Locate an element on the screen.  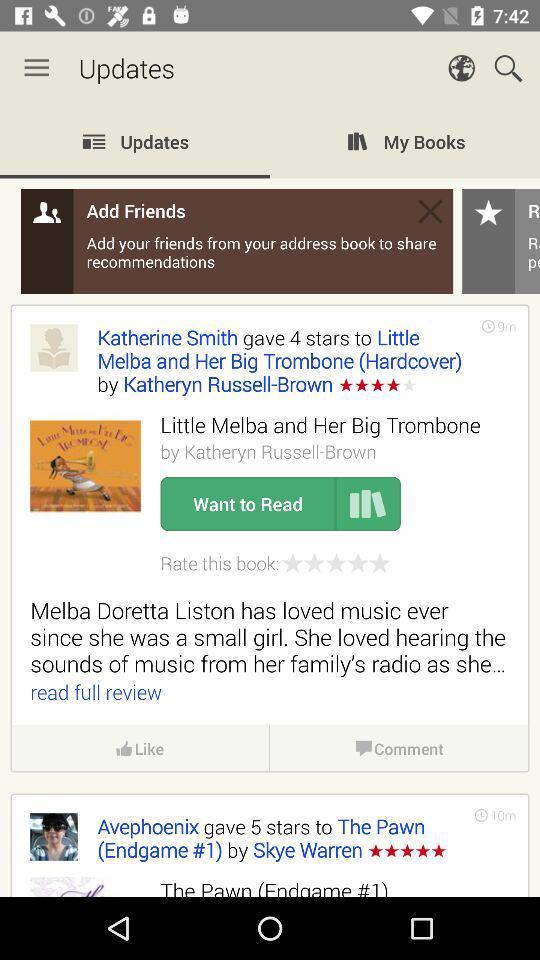
window is located at coordinates (429, 211).